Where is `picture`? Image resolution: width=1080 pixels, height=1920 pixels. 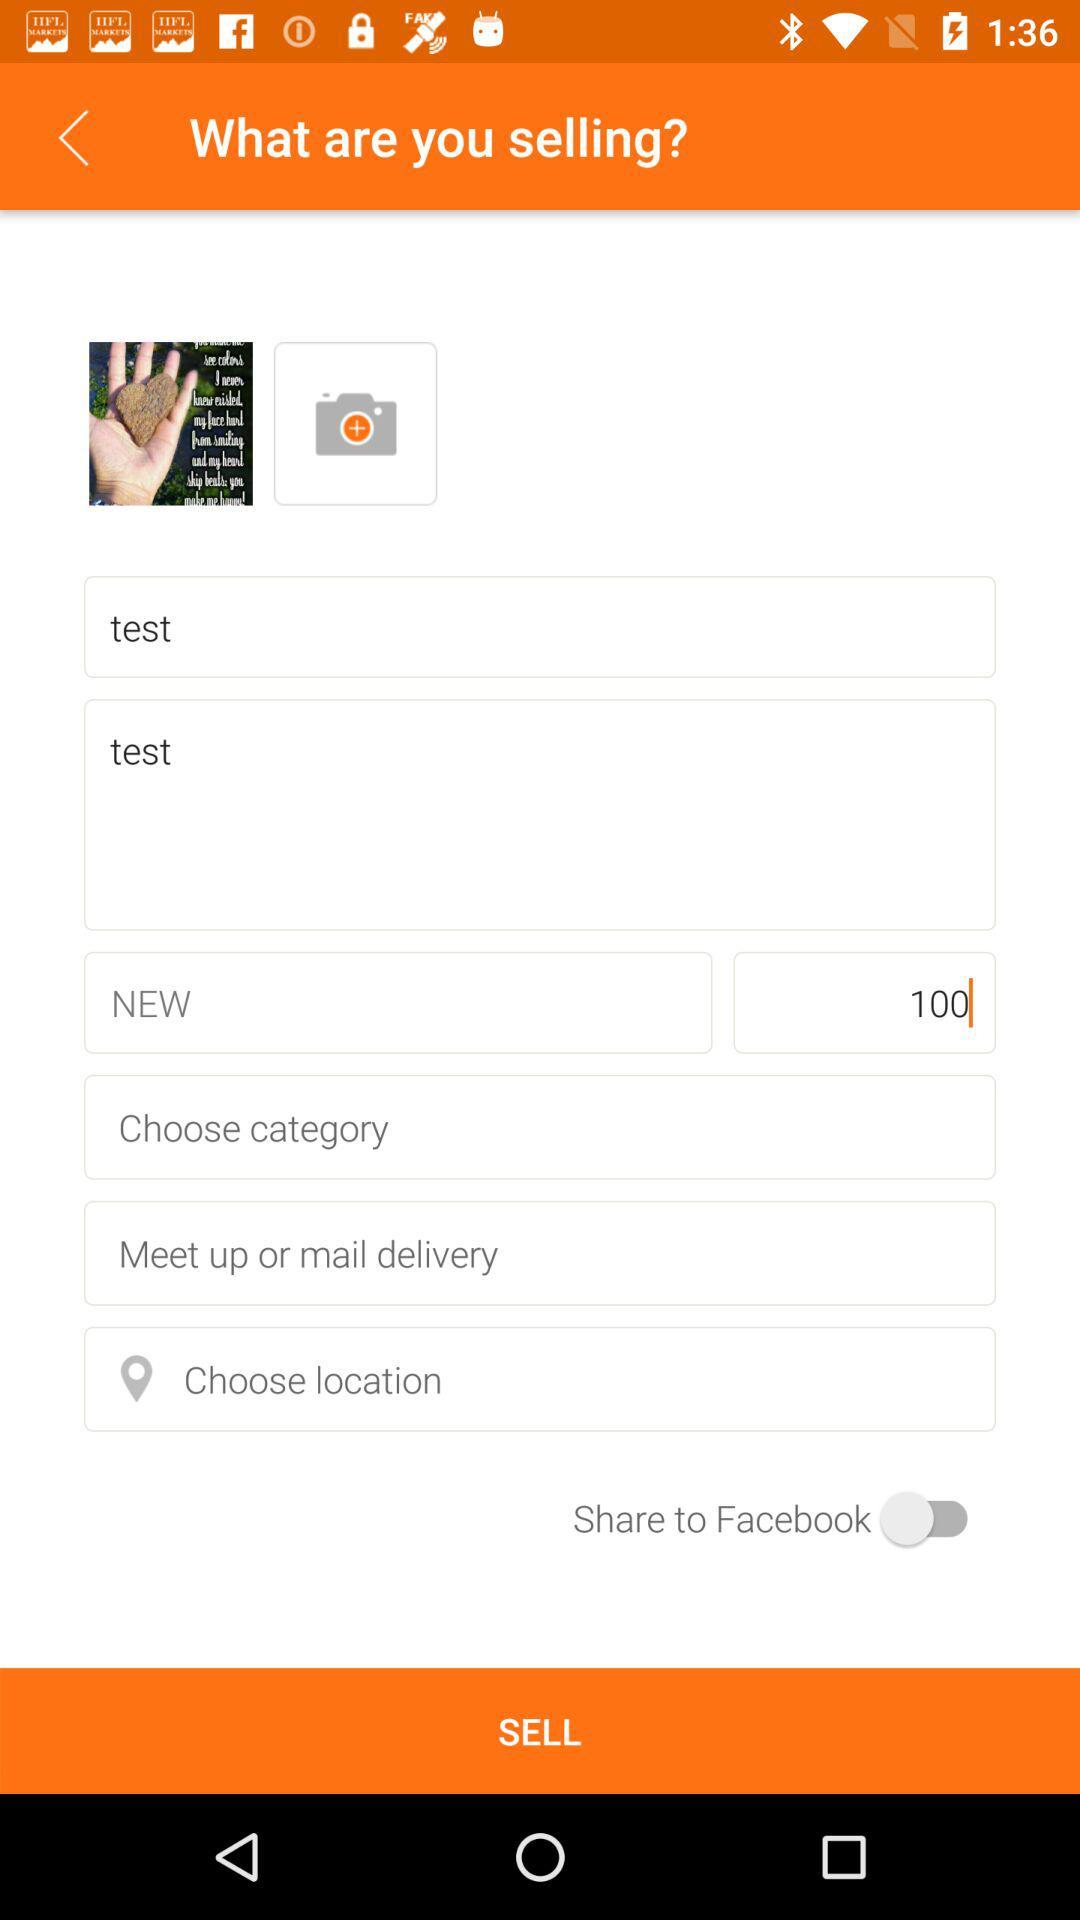 picture is located at coordinates (169, 422).